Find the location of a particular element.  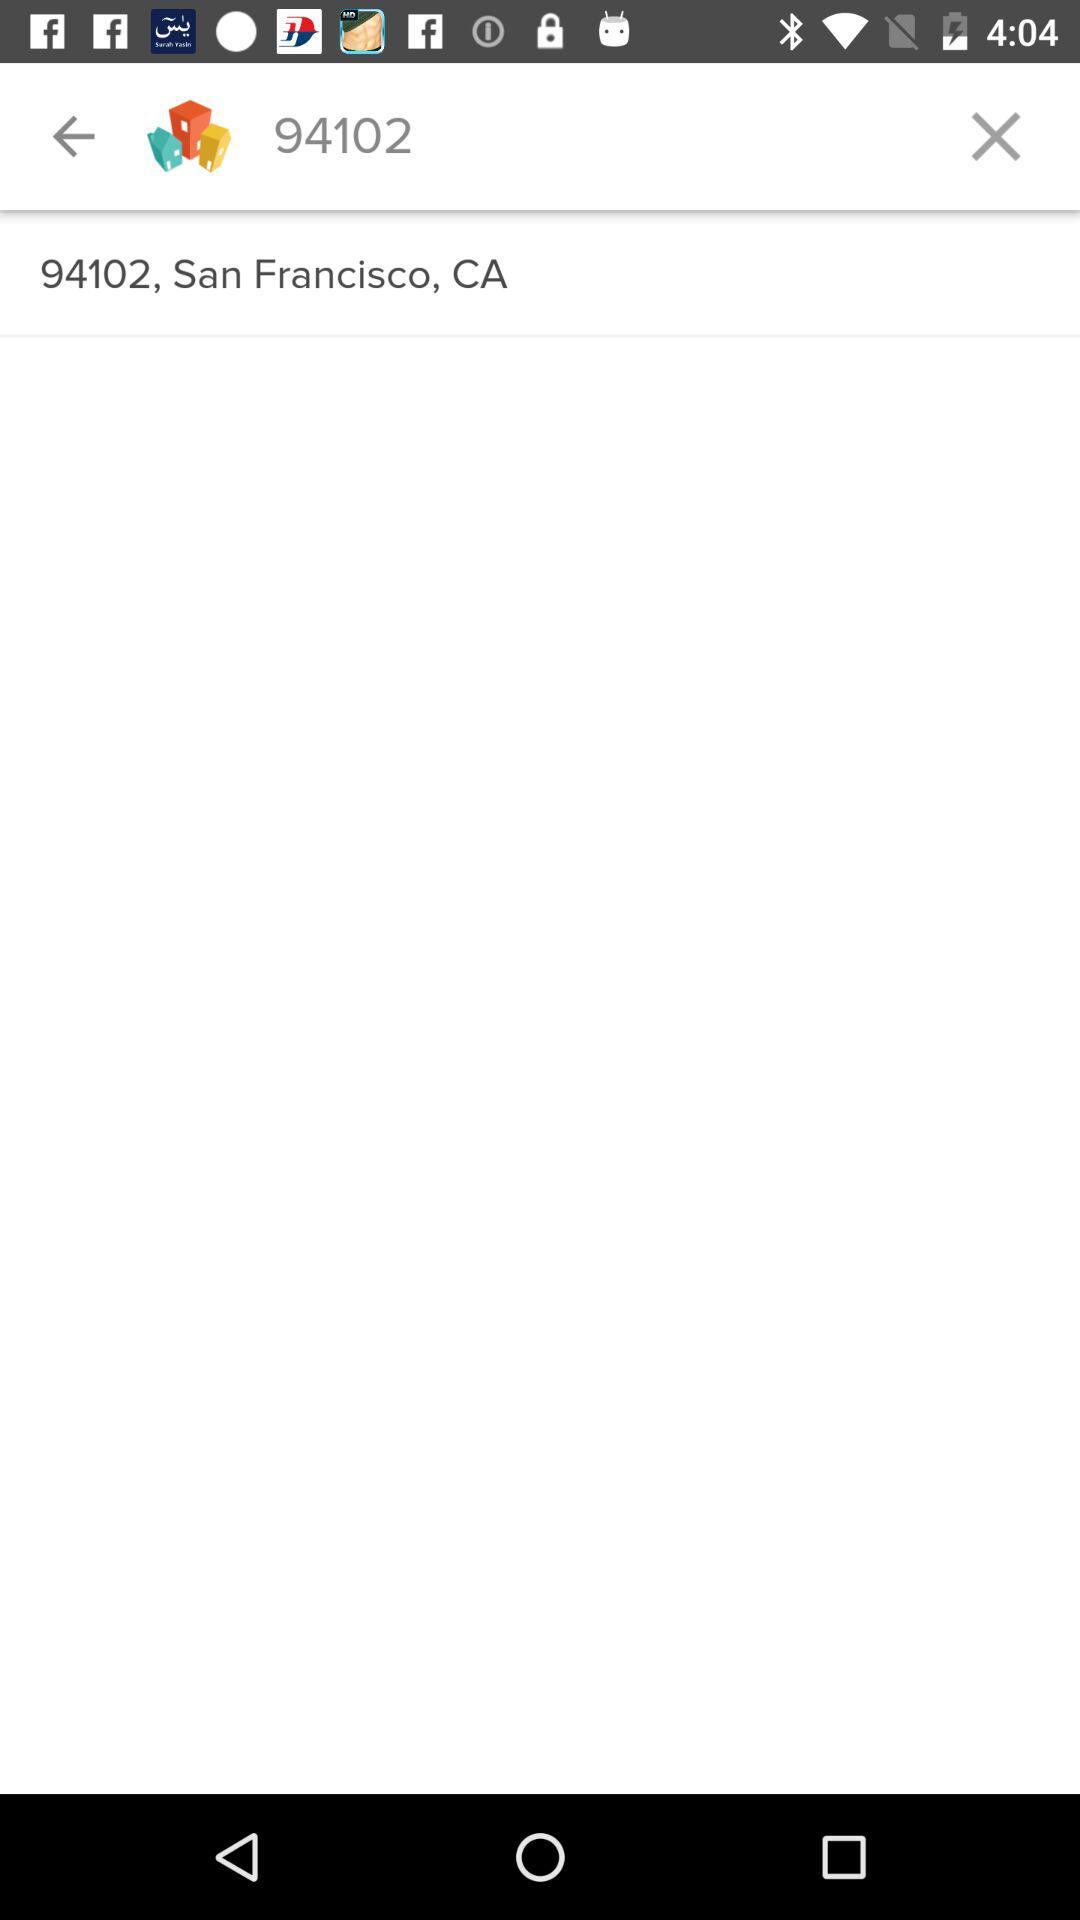

the item above the 94102 san francisco is located at coordinates (540, 211).